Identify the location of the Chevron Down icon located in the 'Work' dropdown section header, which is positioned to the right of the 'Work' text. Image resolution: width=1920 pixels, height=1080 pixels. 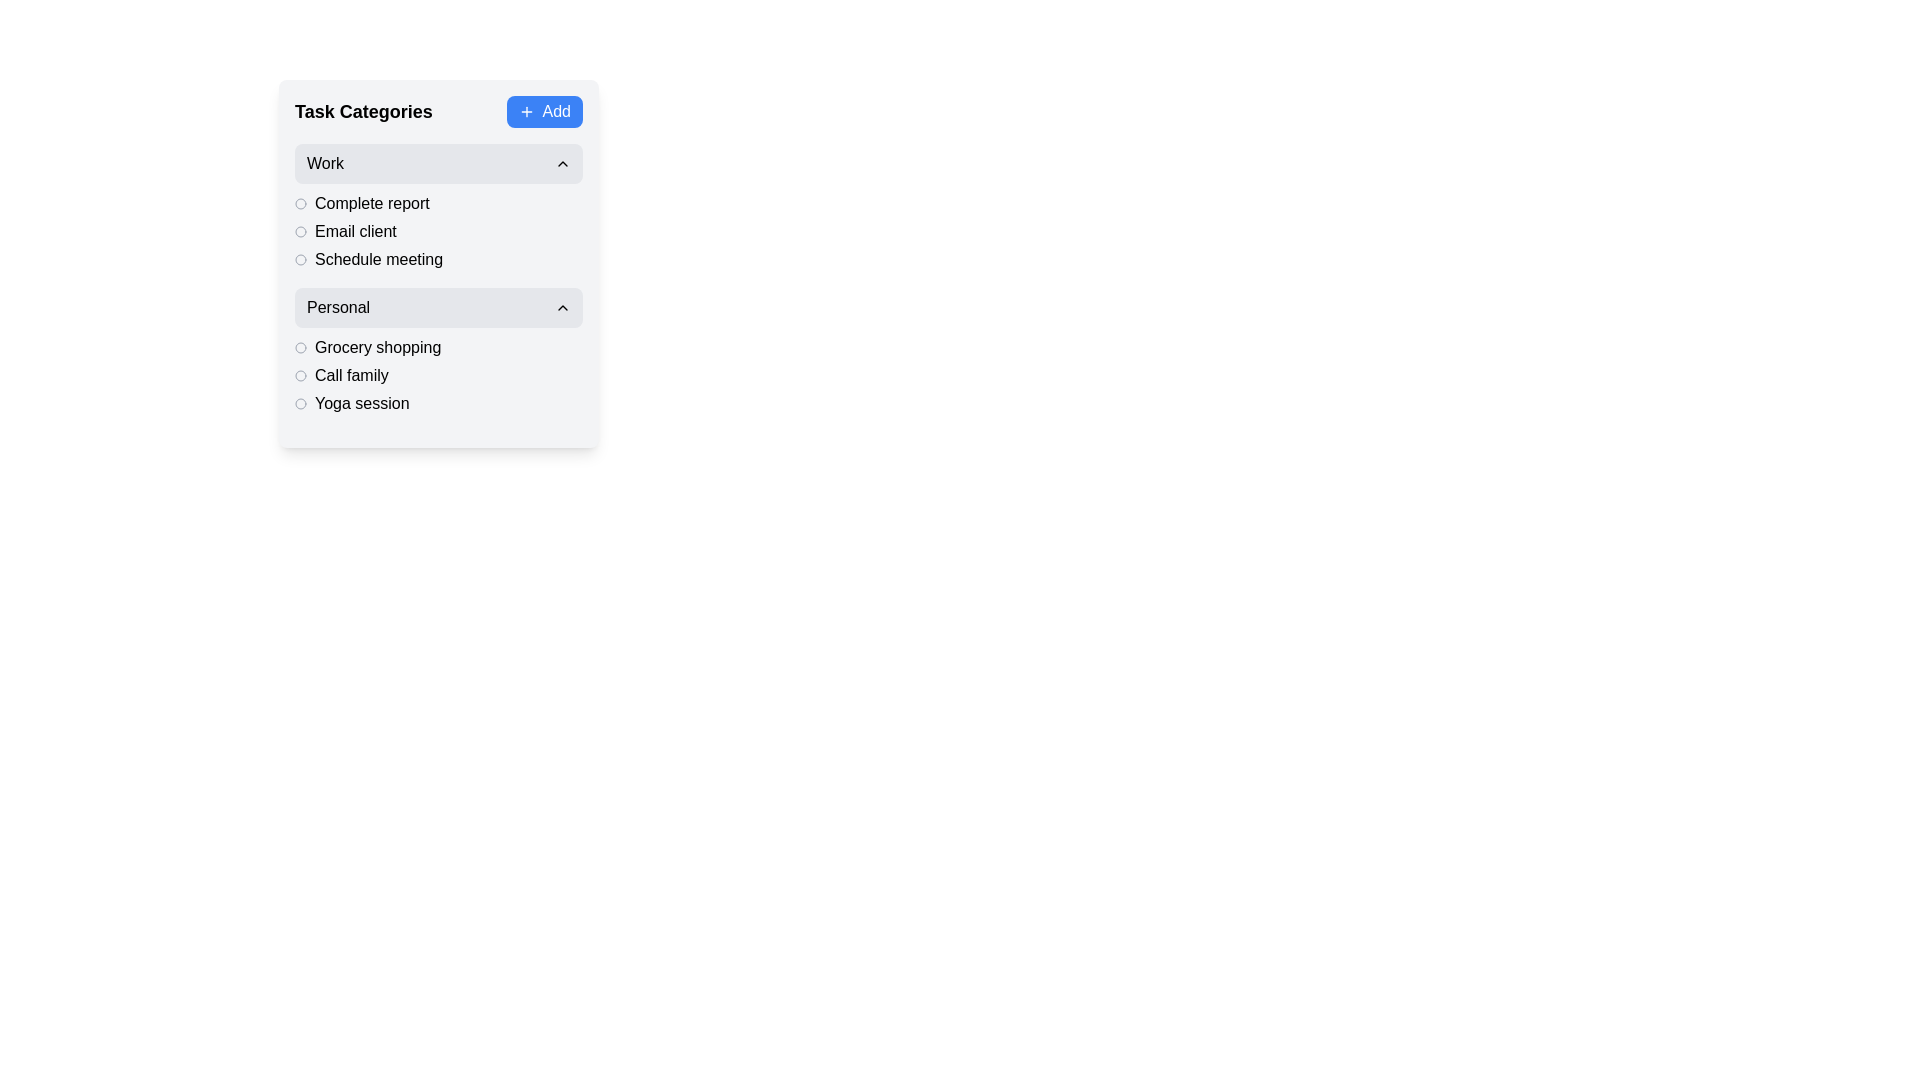
(561, 163).